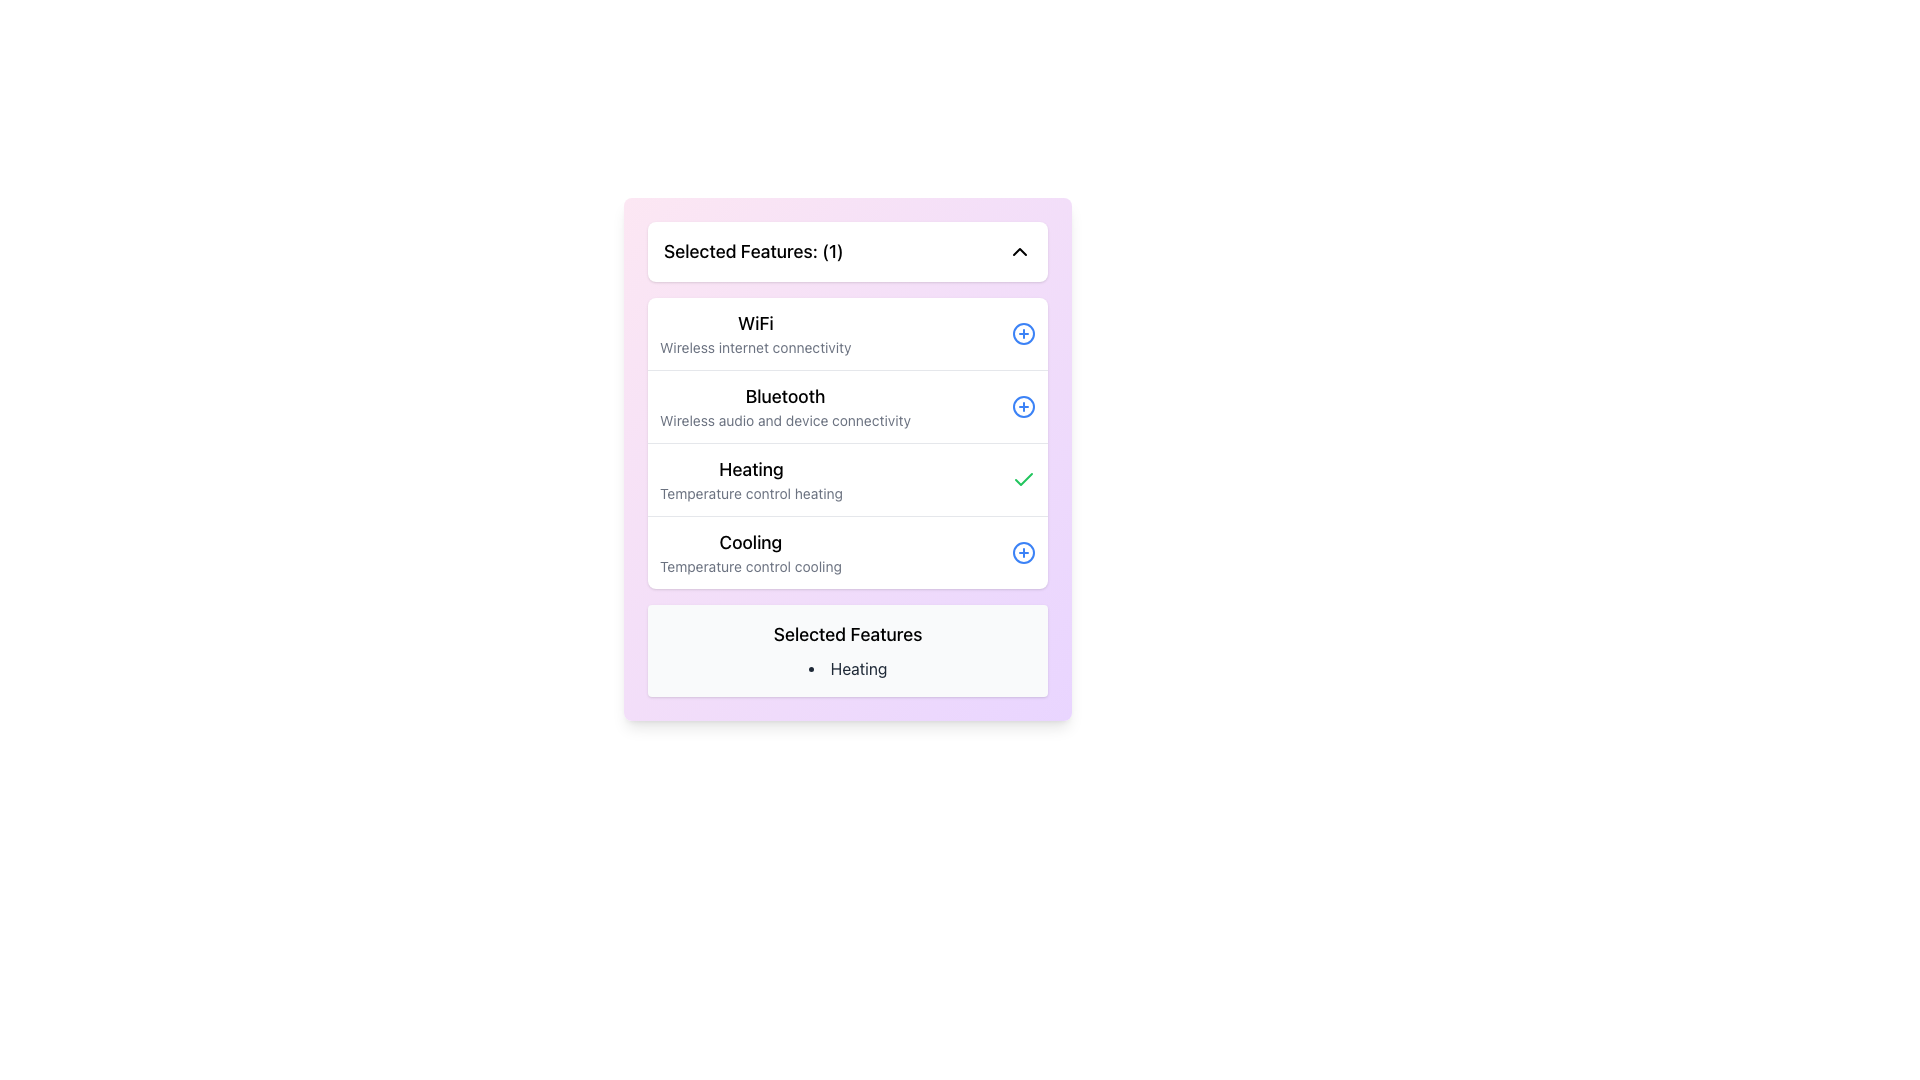 The height and width of the screenshot is (1080, 1920). Describe the element at coordinates (1023, 552) in the screenshot. I see `the fourth button on the right side of the 'Cooling' row` at that location.